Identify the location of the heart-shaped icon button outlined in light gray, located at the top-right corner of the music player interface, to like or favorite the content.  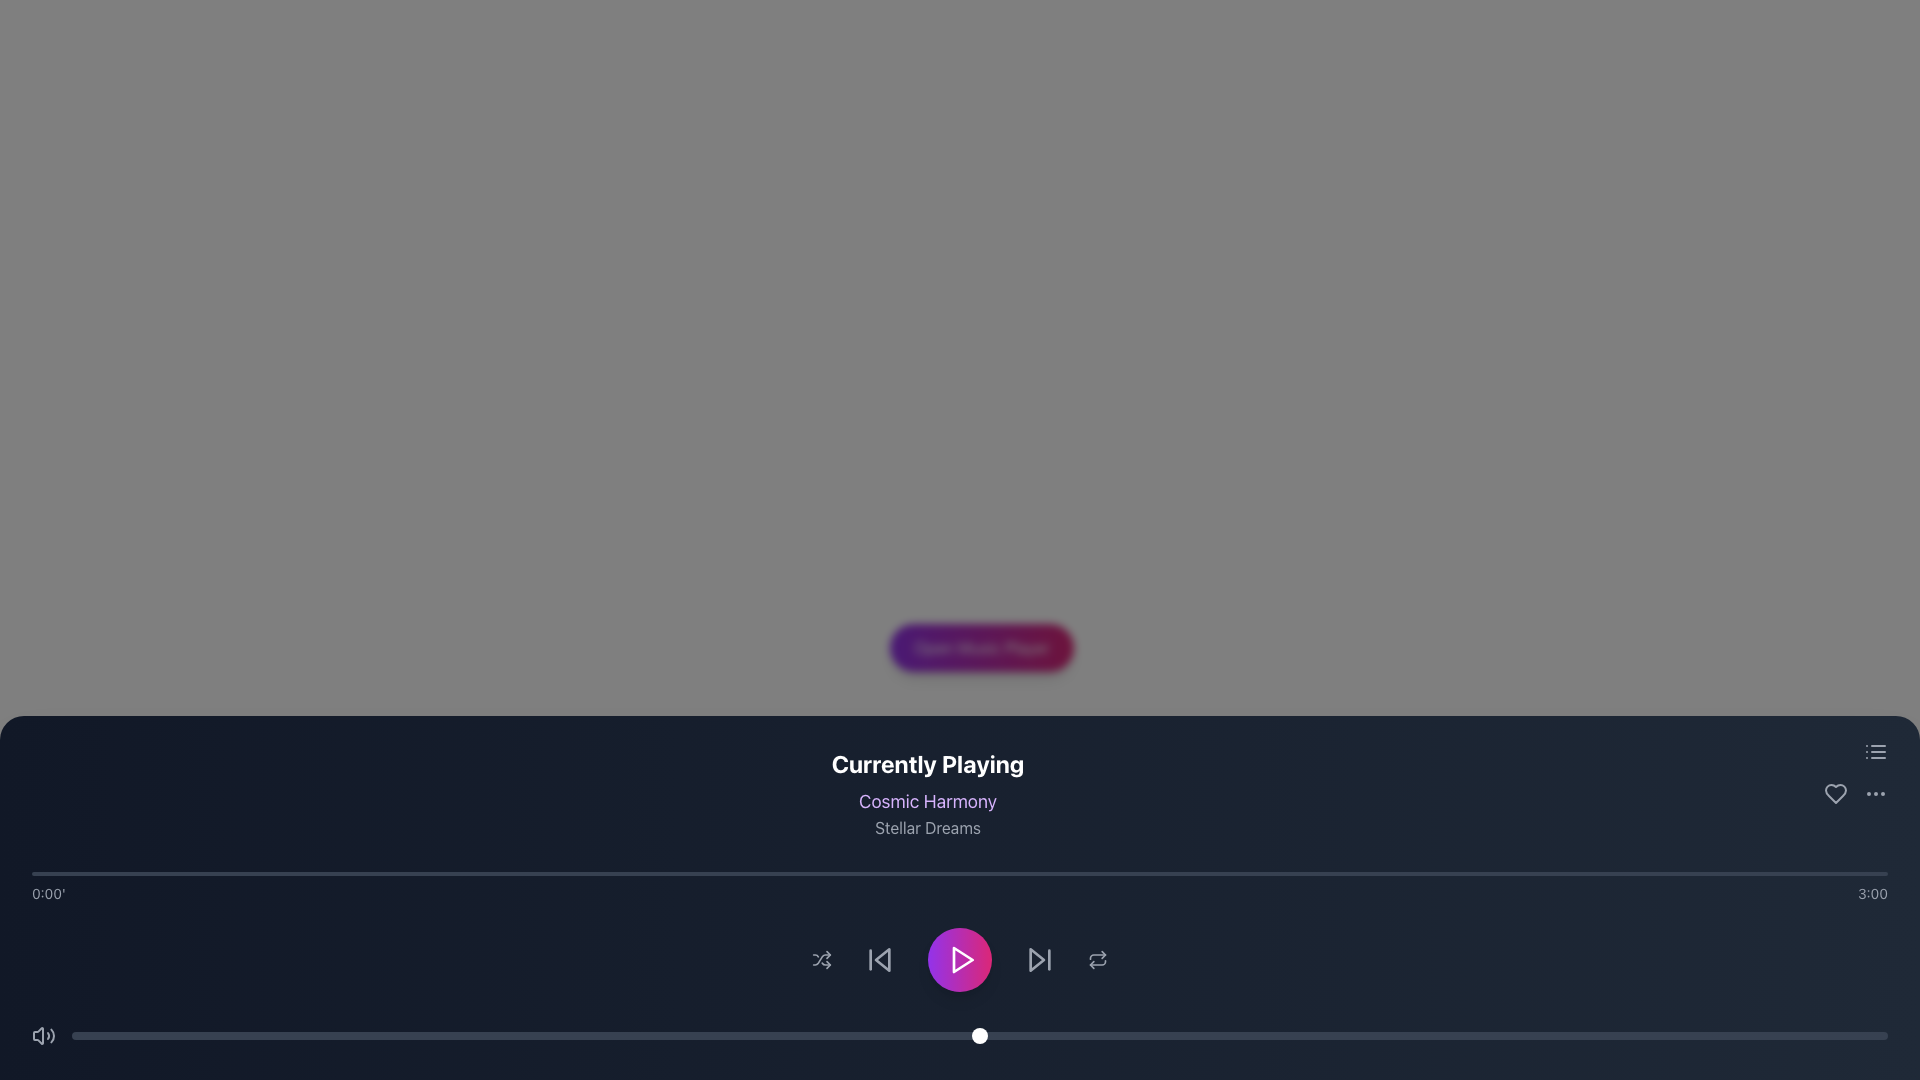
(1836, 793).